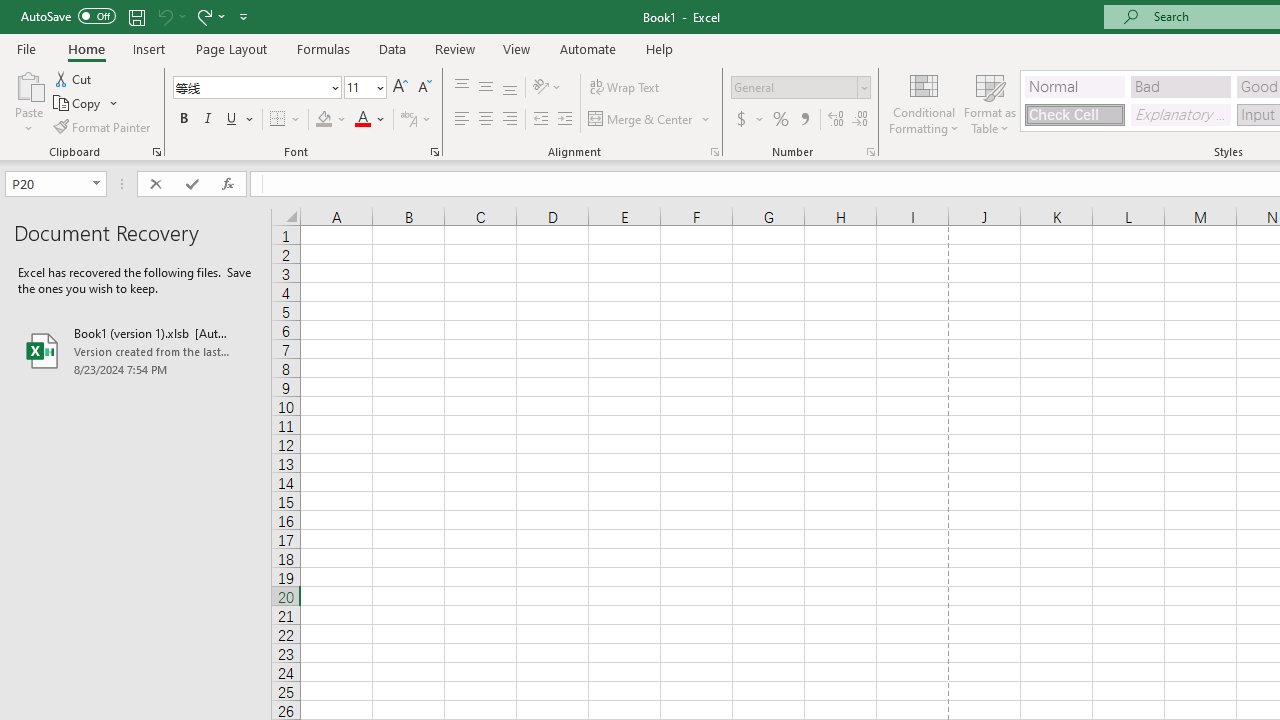  What do you see at coordinates (1073, 85) in the screenshot?
I see `'Normal'` at bounding box center [1073, 85].